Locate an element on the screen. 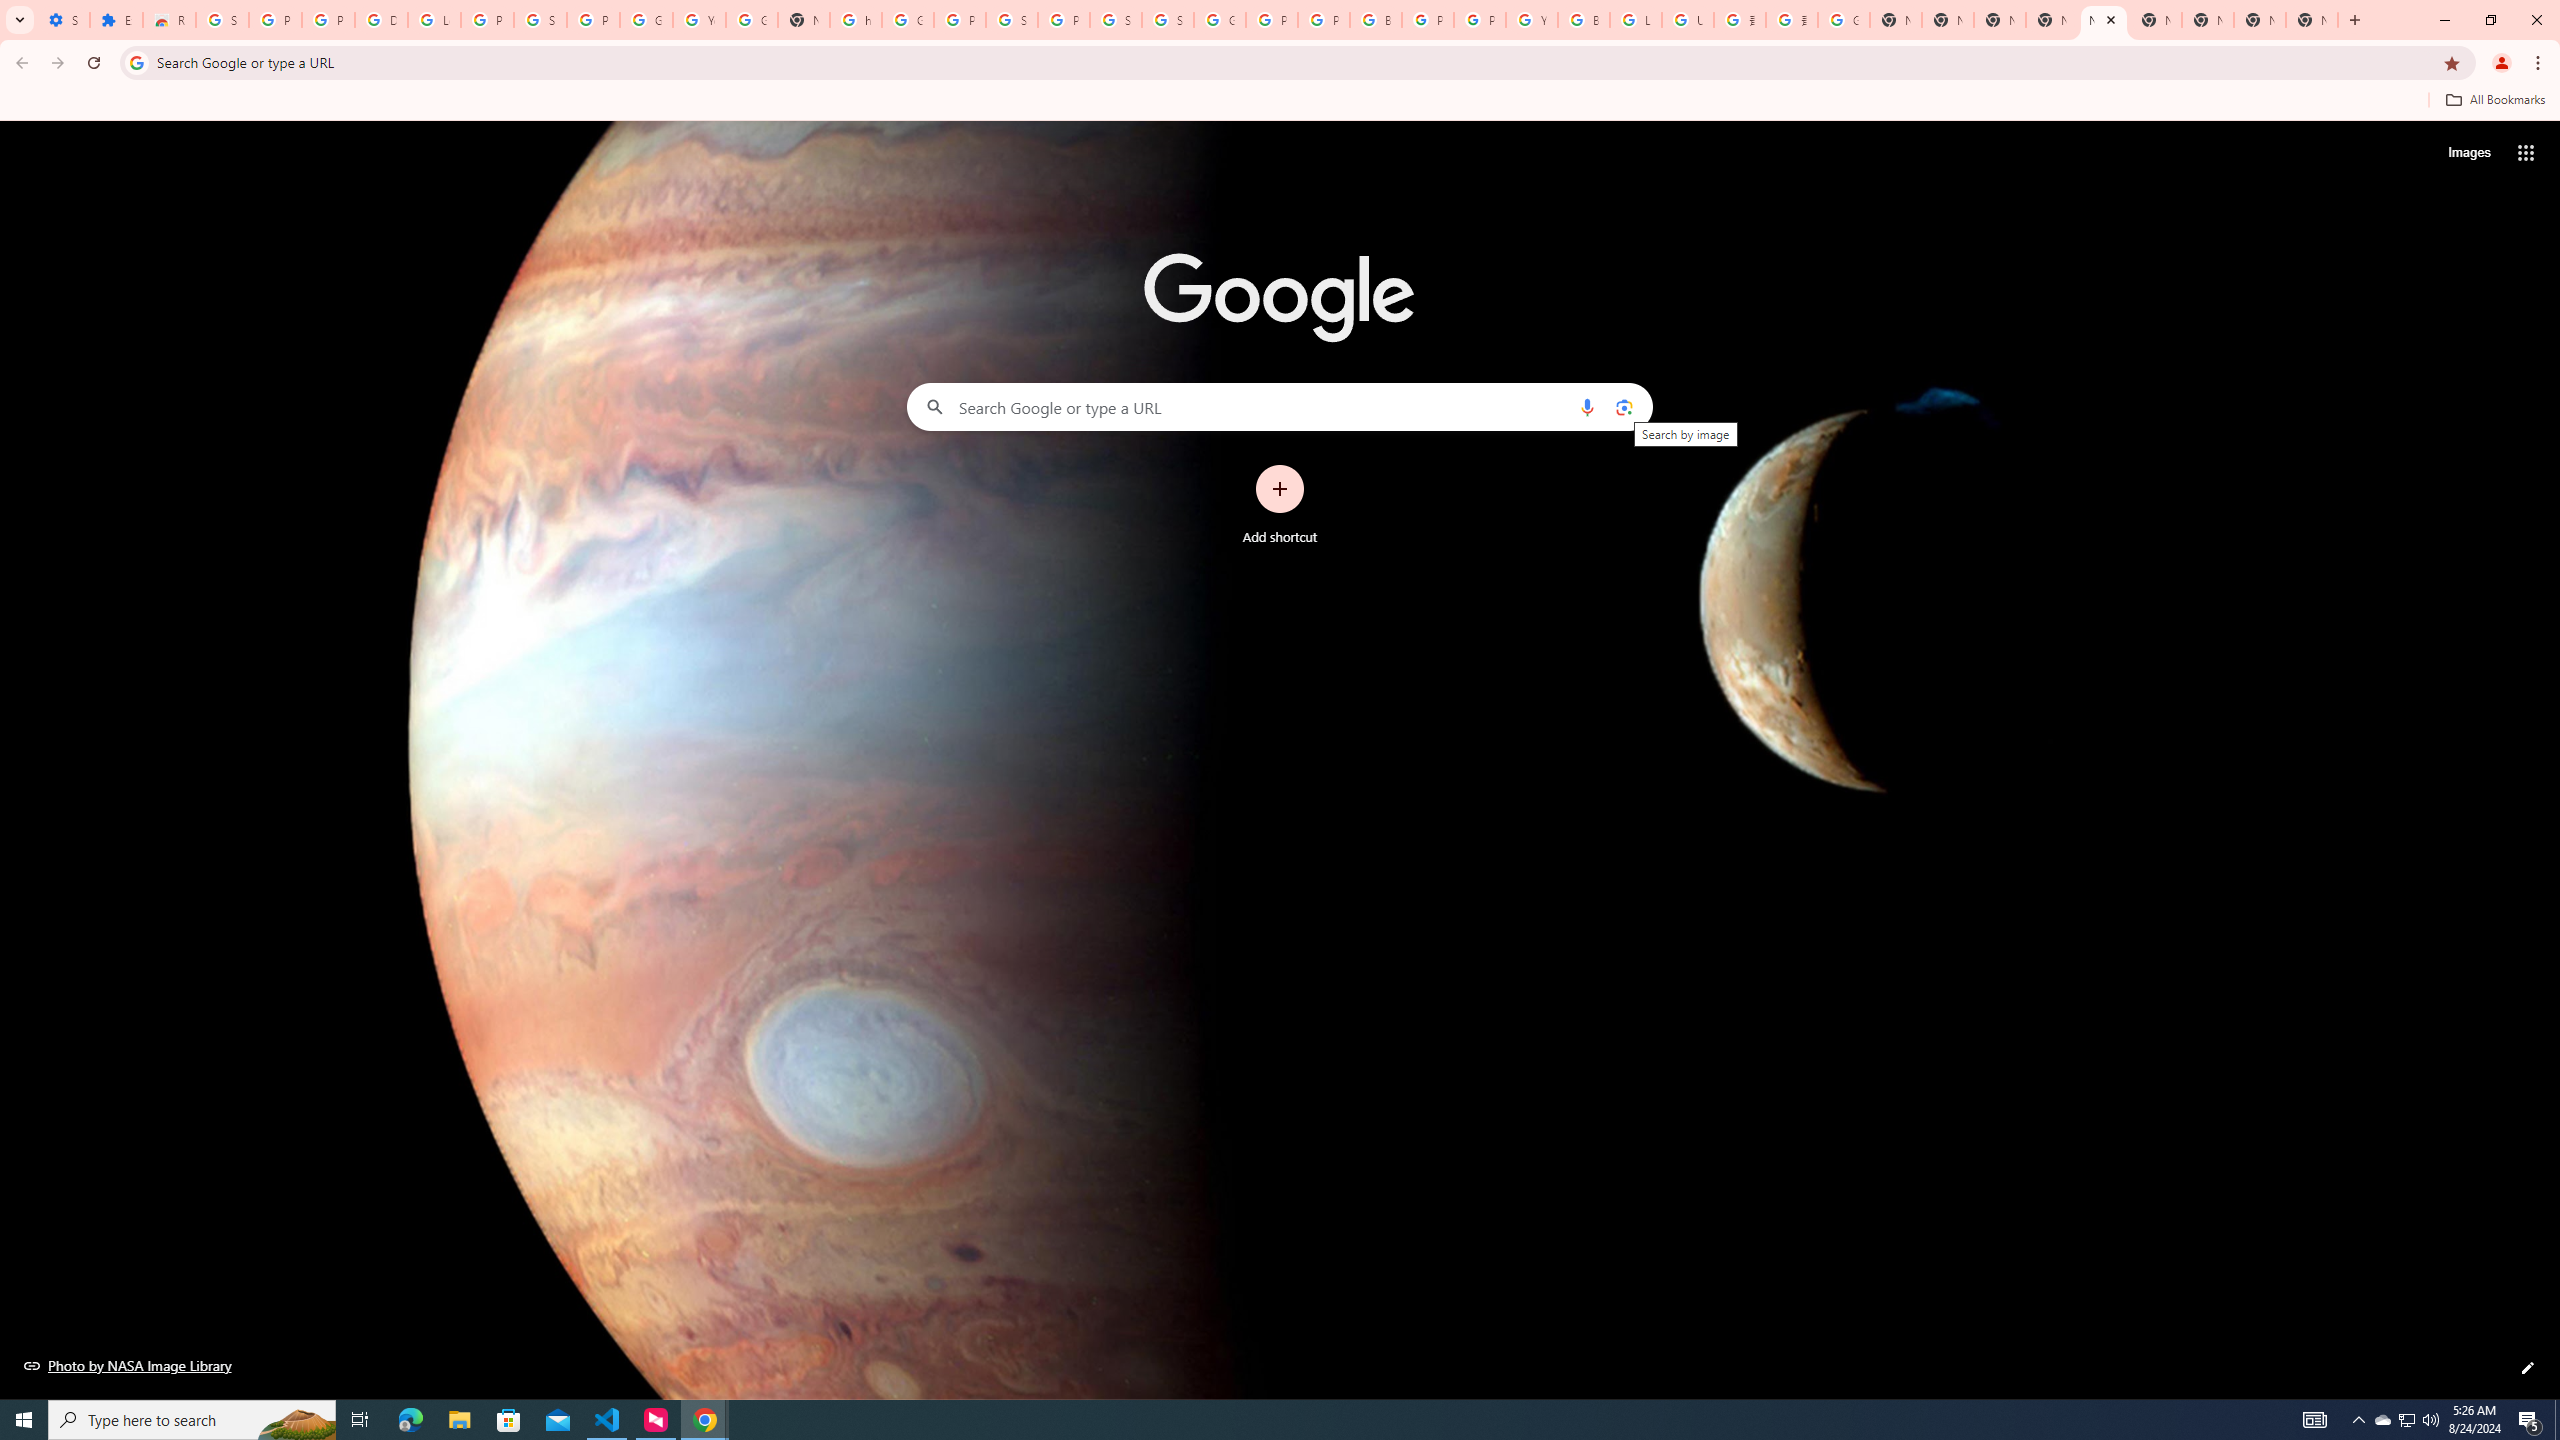  'Reviews: Helix Fruit Jump Arcade Game' is located at coordinates (167, 19).